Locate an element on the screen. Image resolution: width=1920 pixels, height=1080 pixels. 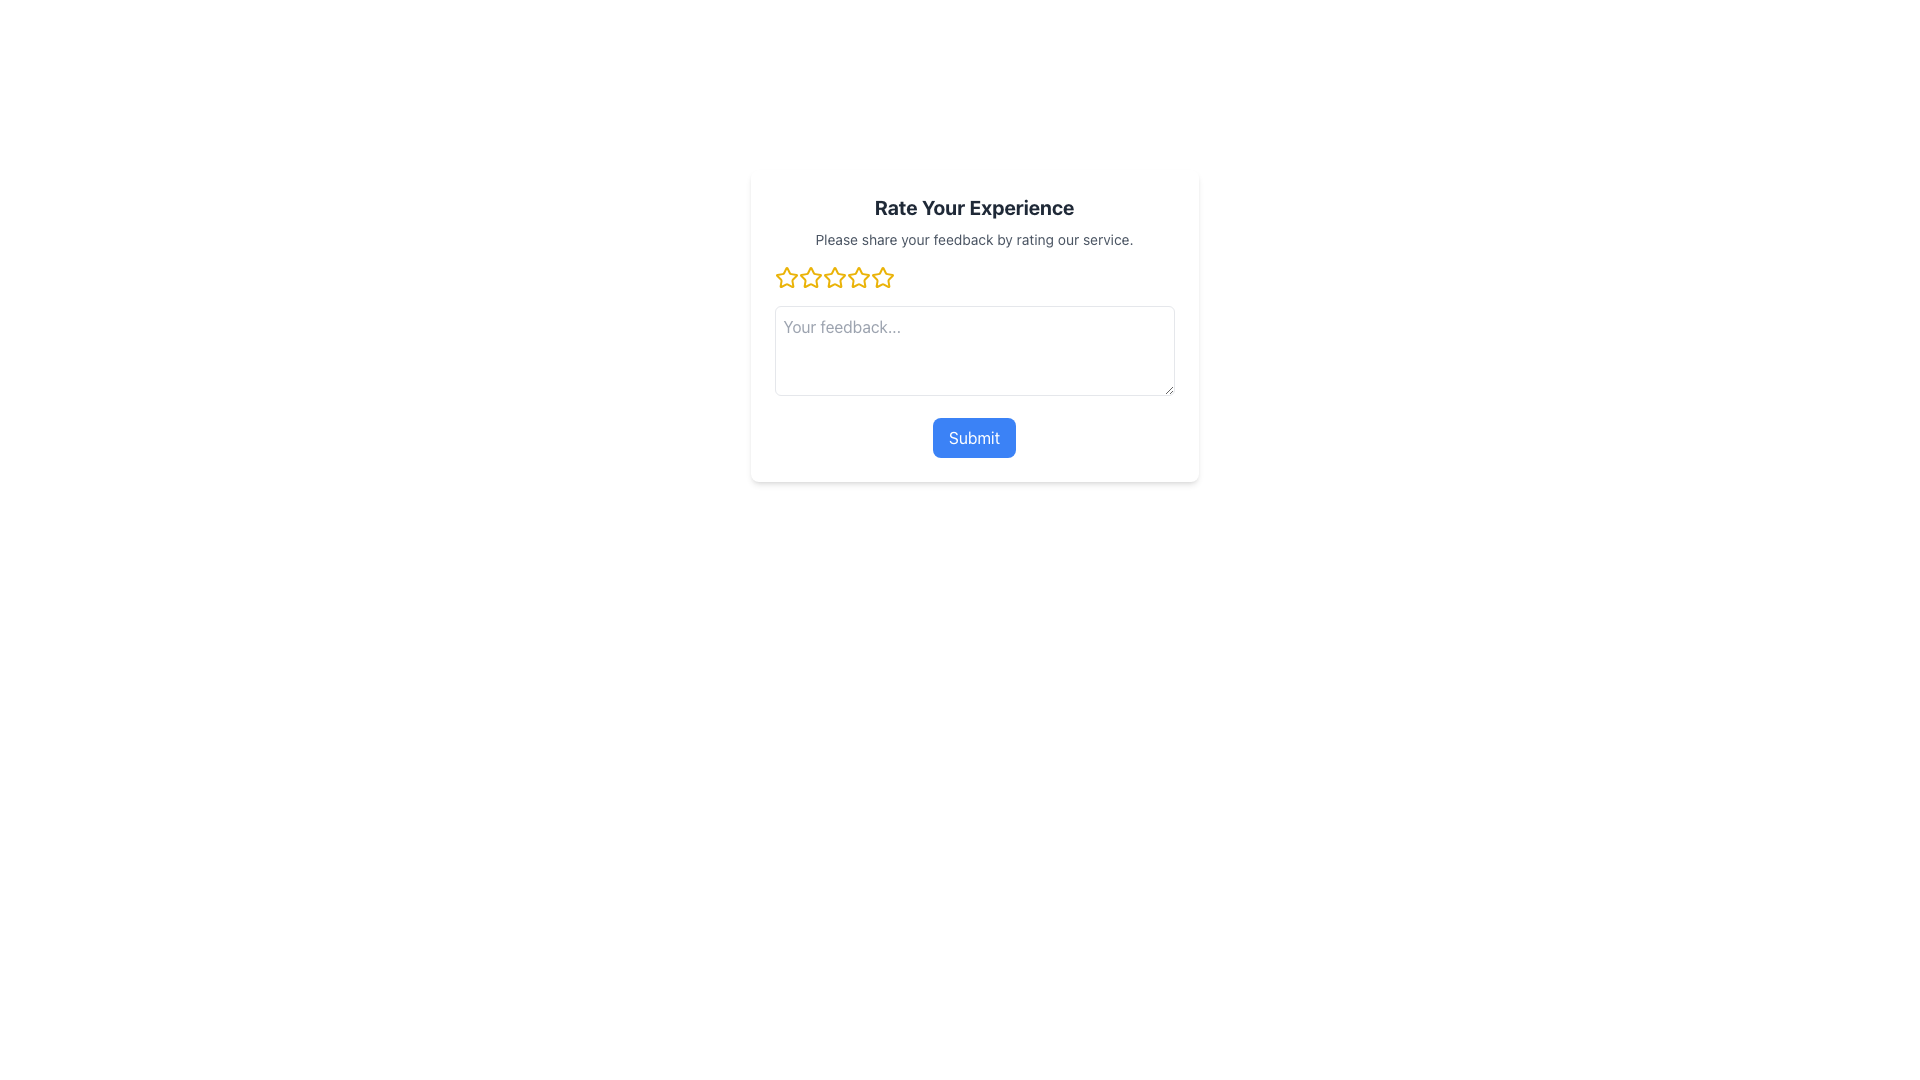
the fourth rating star icon, which is shaped like a star with a golden-yellow outline and transparent white fill, to rate at this level is located at coordinates (881, 277).